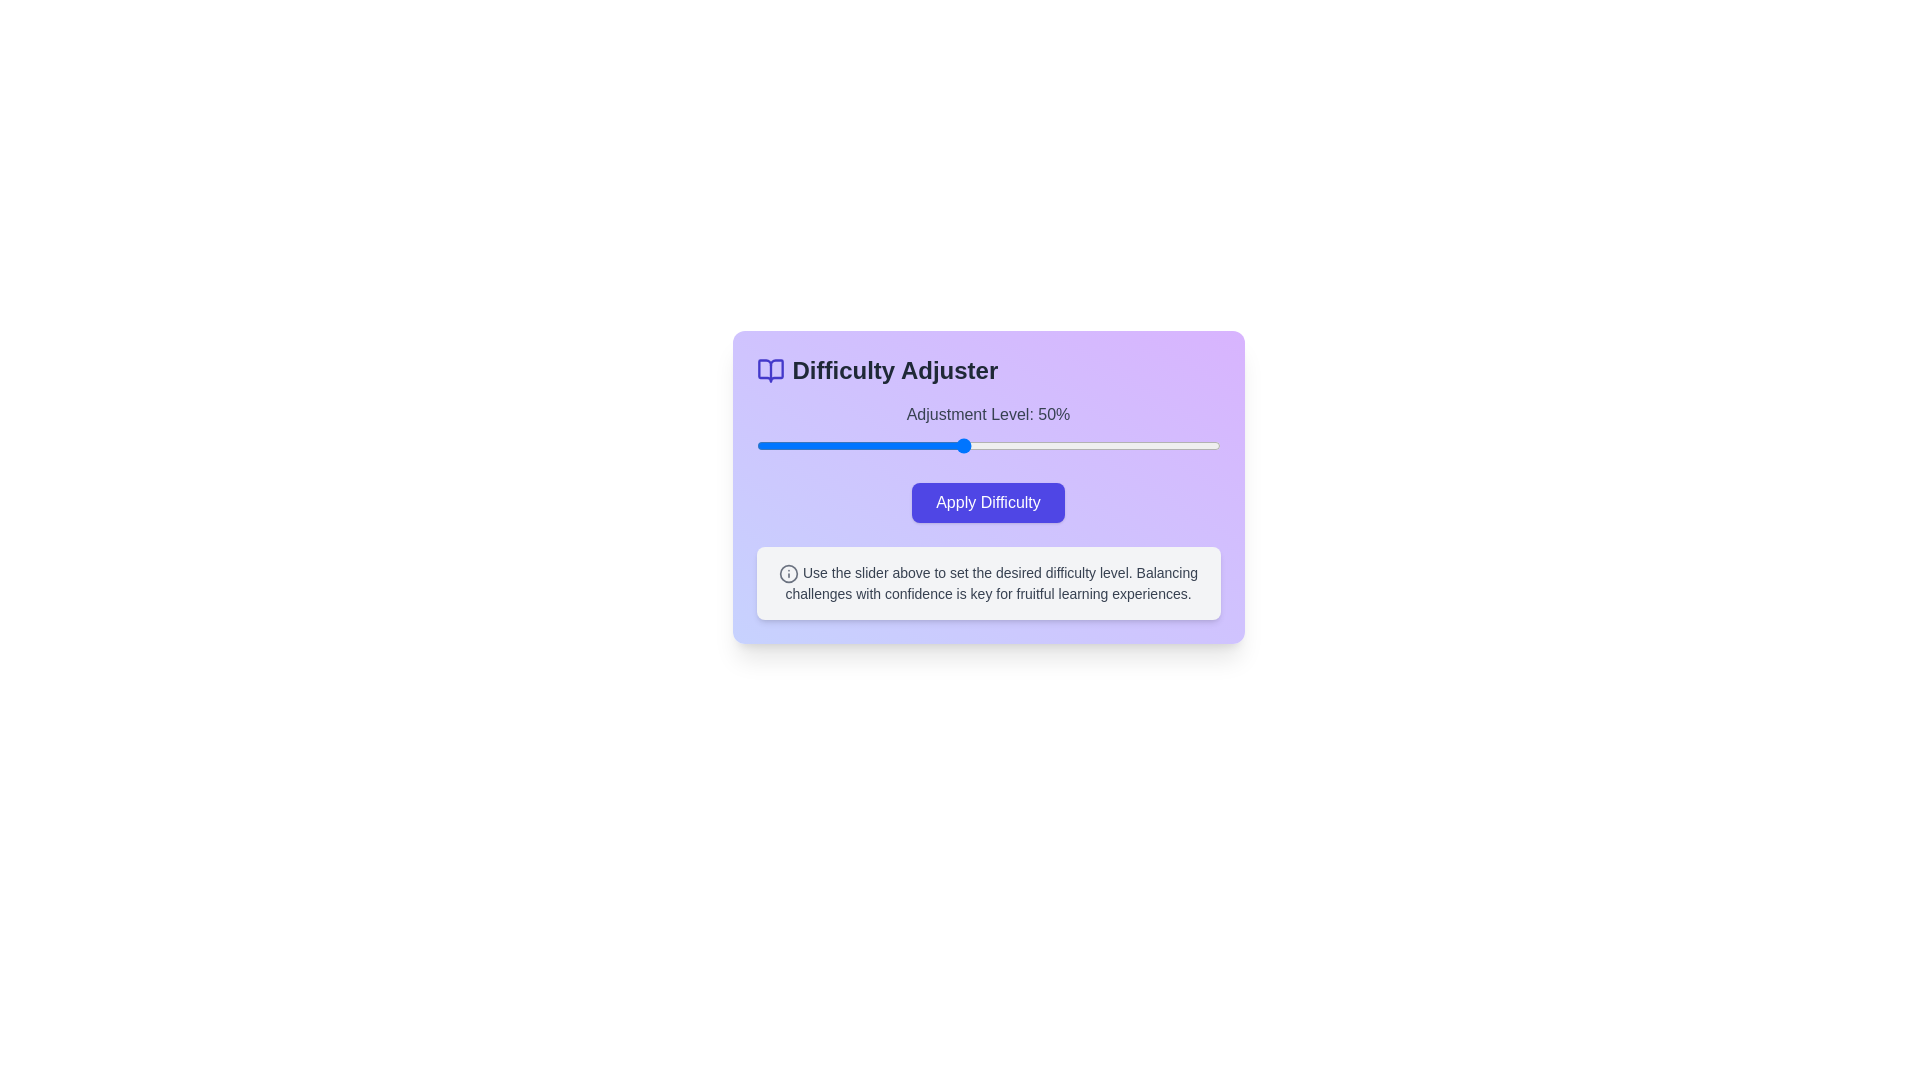 This screenshot has width=1920, height=1080. What do you see at coordinates (1179, 445) in the screenshot?
I see `the difficulty slider to 92%` at bounding box center [1179, 445].